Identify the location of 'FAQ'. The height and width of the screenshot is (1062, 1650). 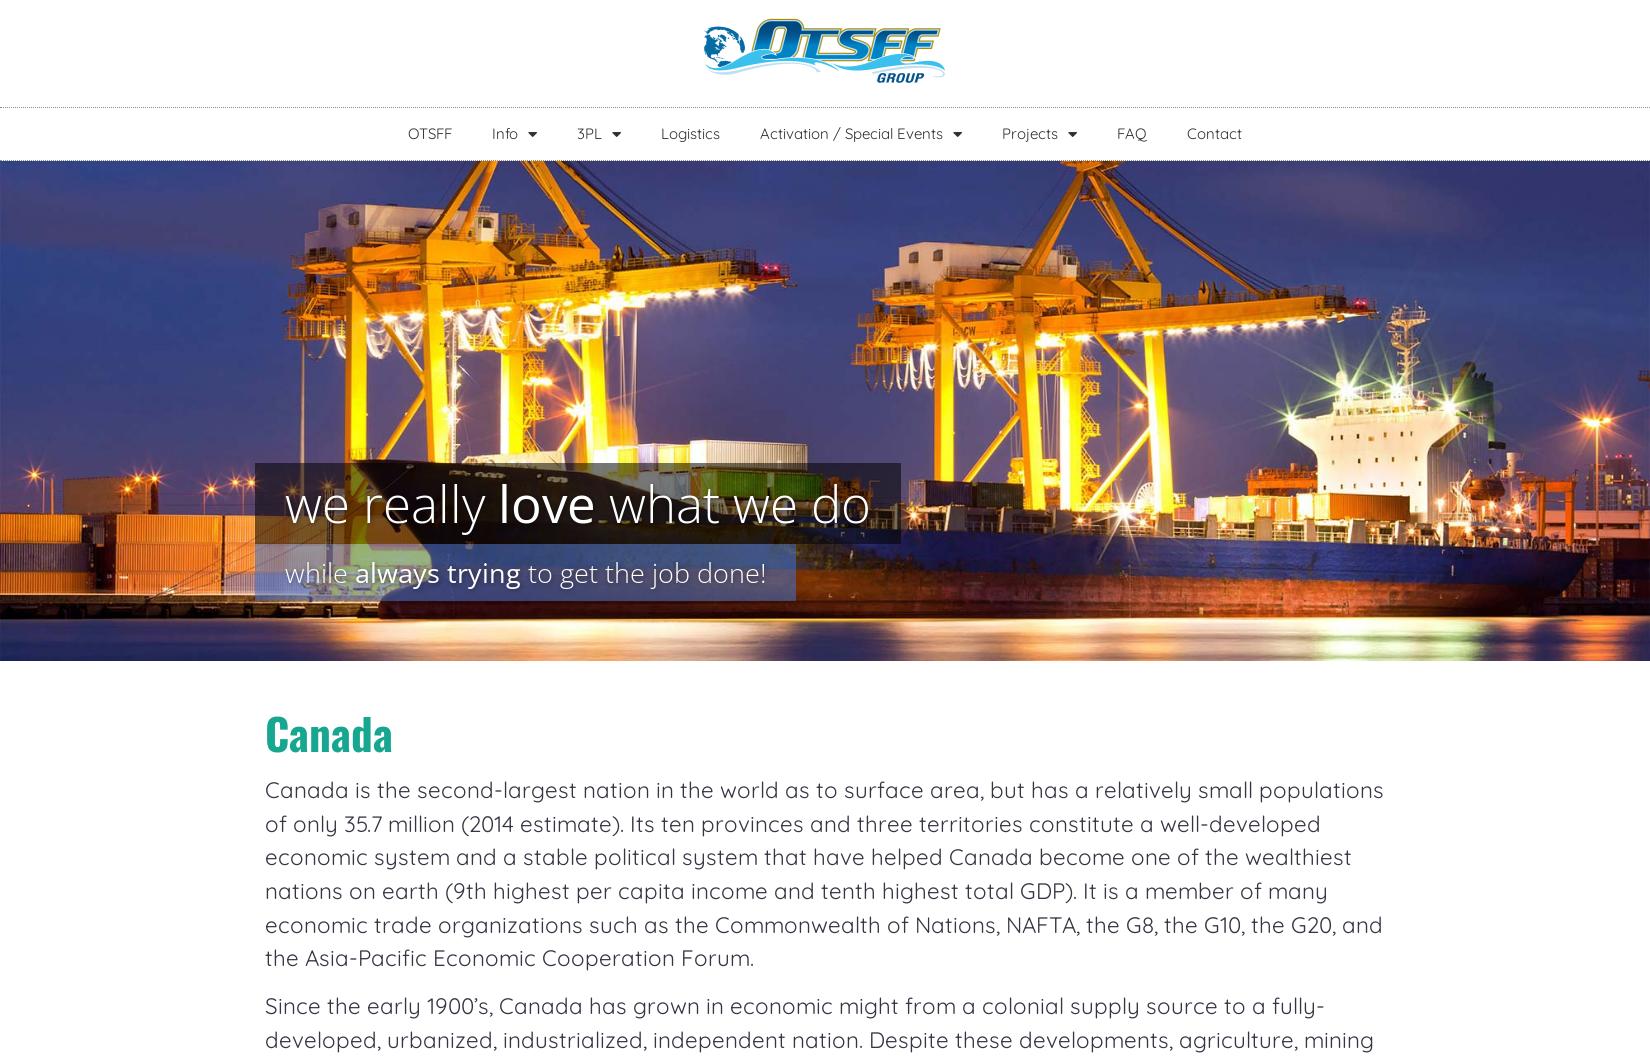
(1132, 133).